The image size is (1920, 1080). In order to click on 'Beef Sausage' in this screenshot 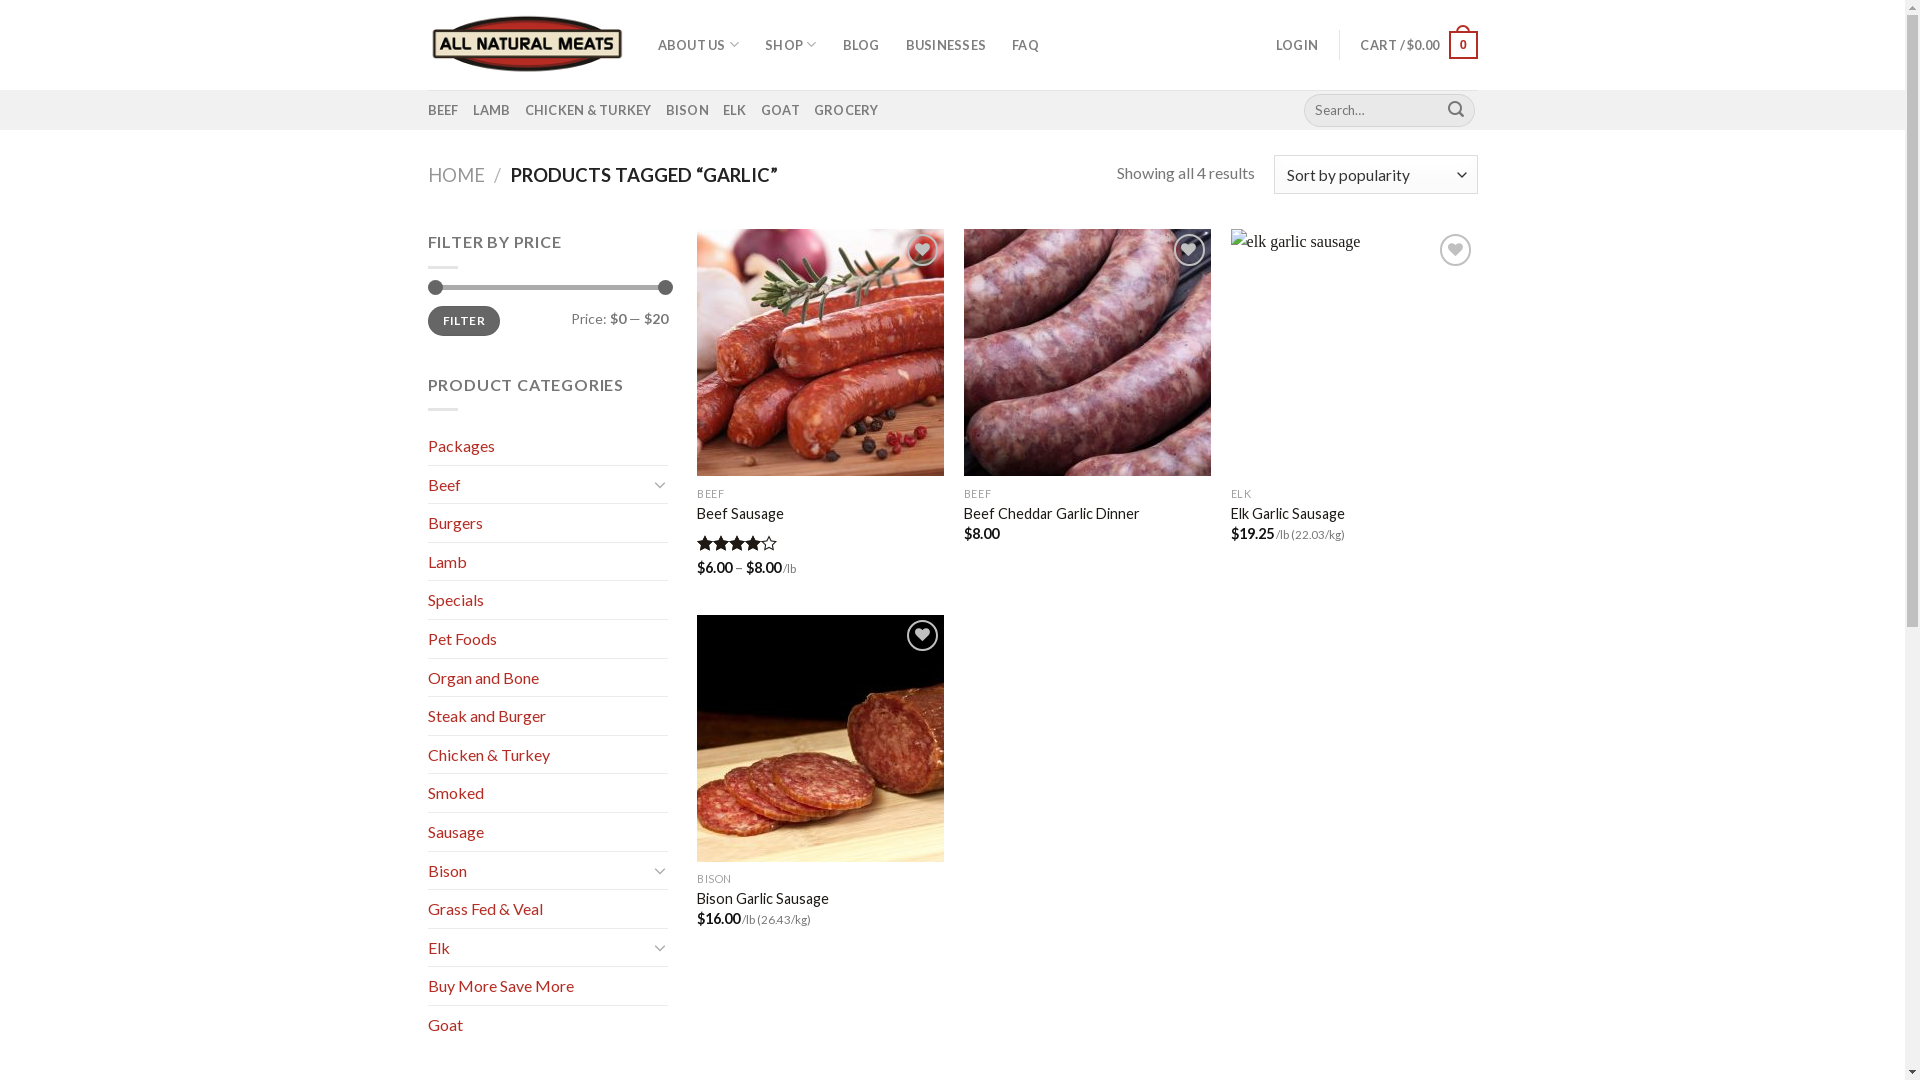, I will do `click(696, 513)`.